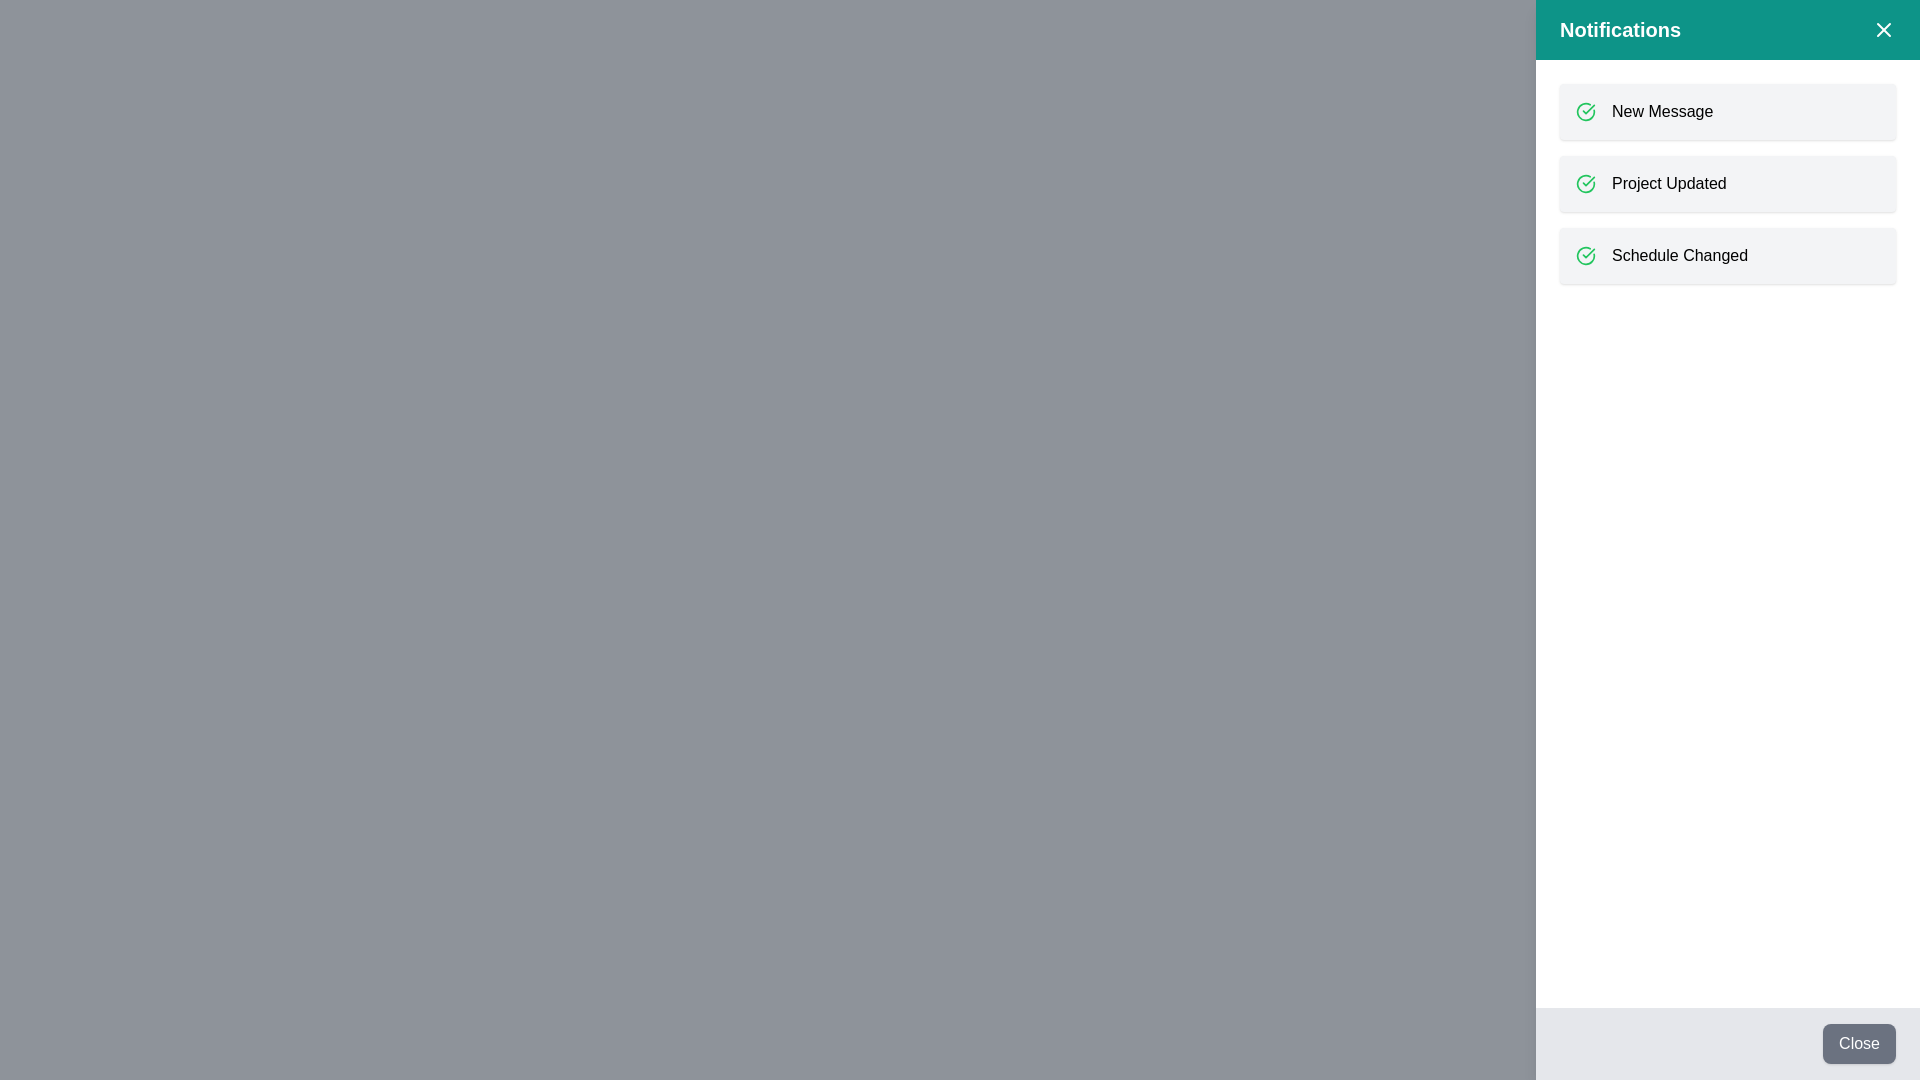  Describe the element at coordinates (1858, 1043) in the screenshot. I see `the close button located in the bottom-right corner of the gray background bar` at that location.